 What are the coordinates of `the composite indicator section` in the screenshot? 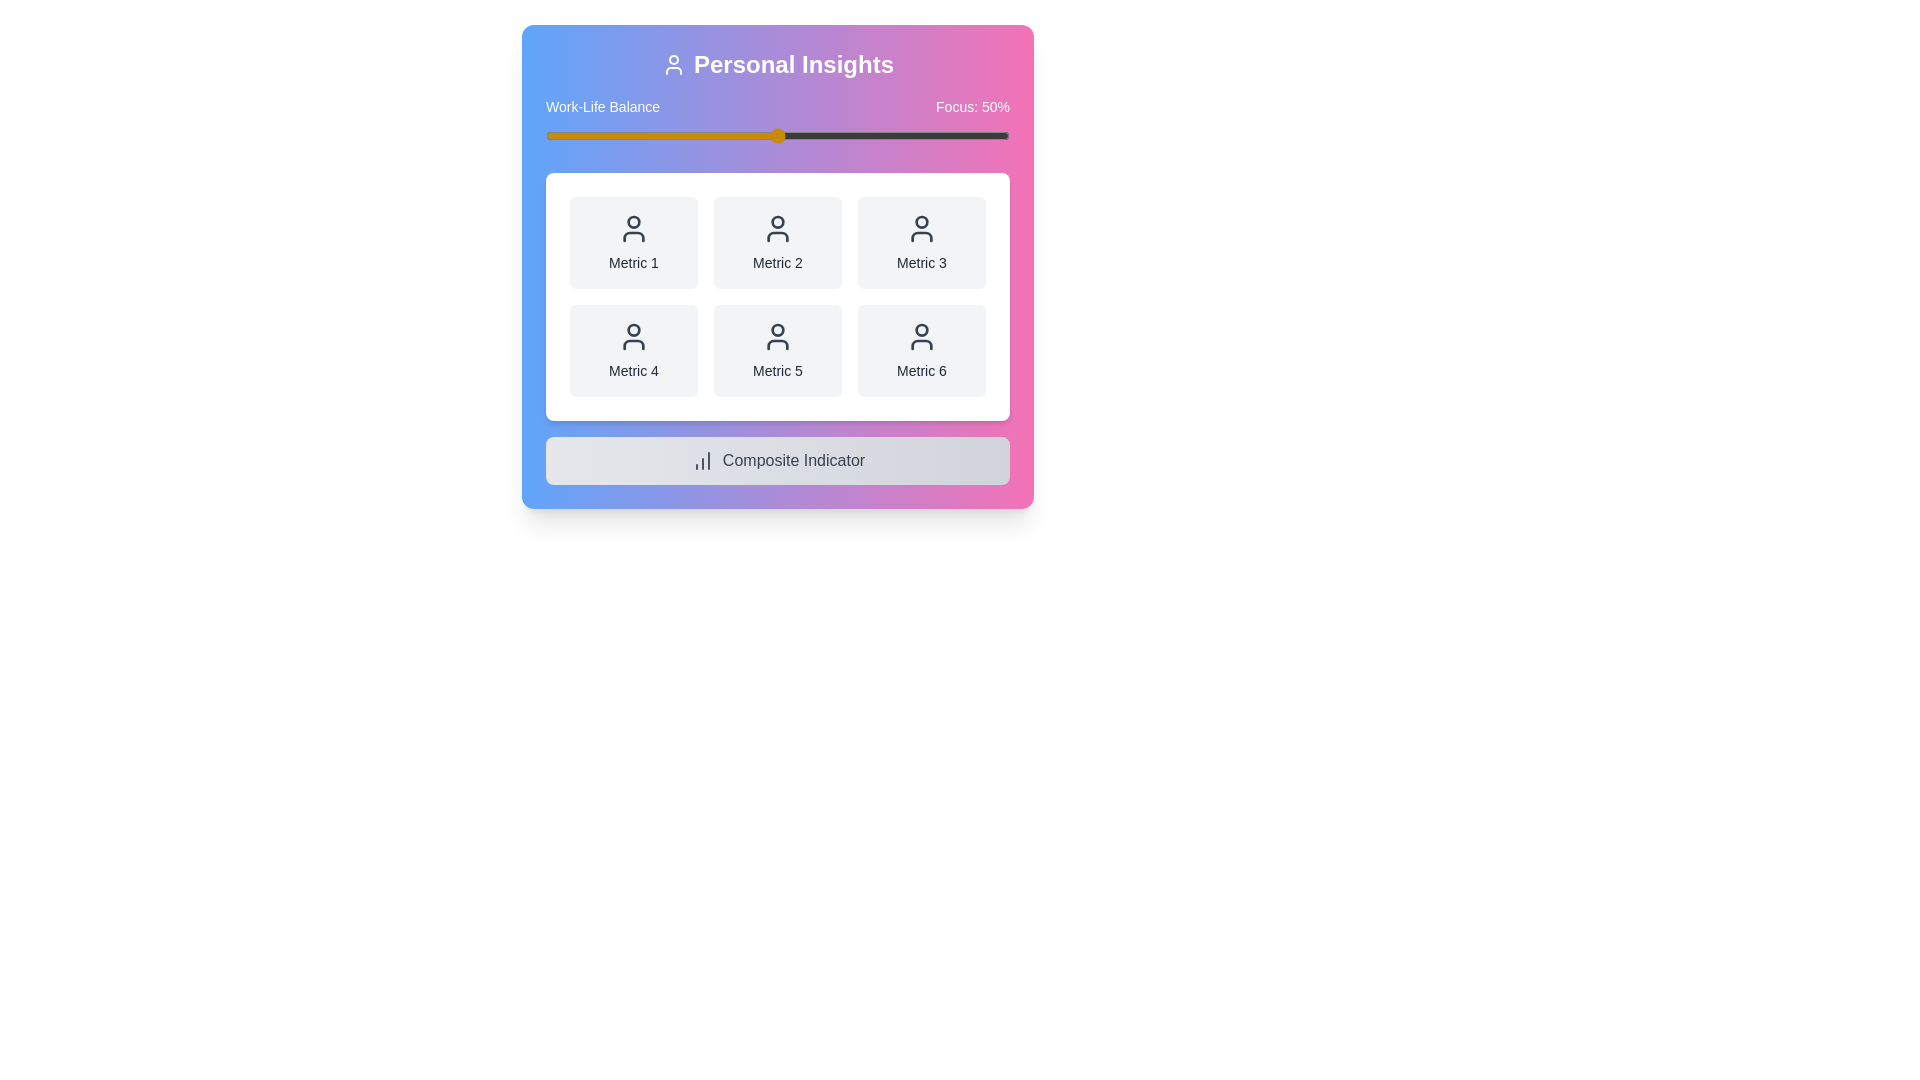 It's located at (776, 461).